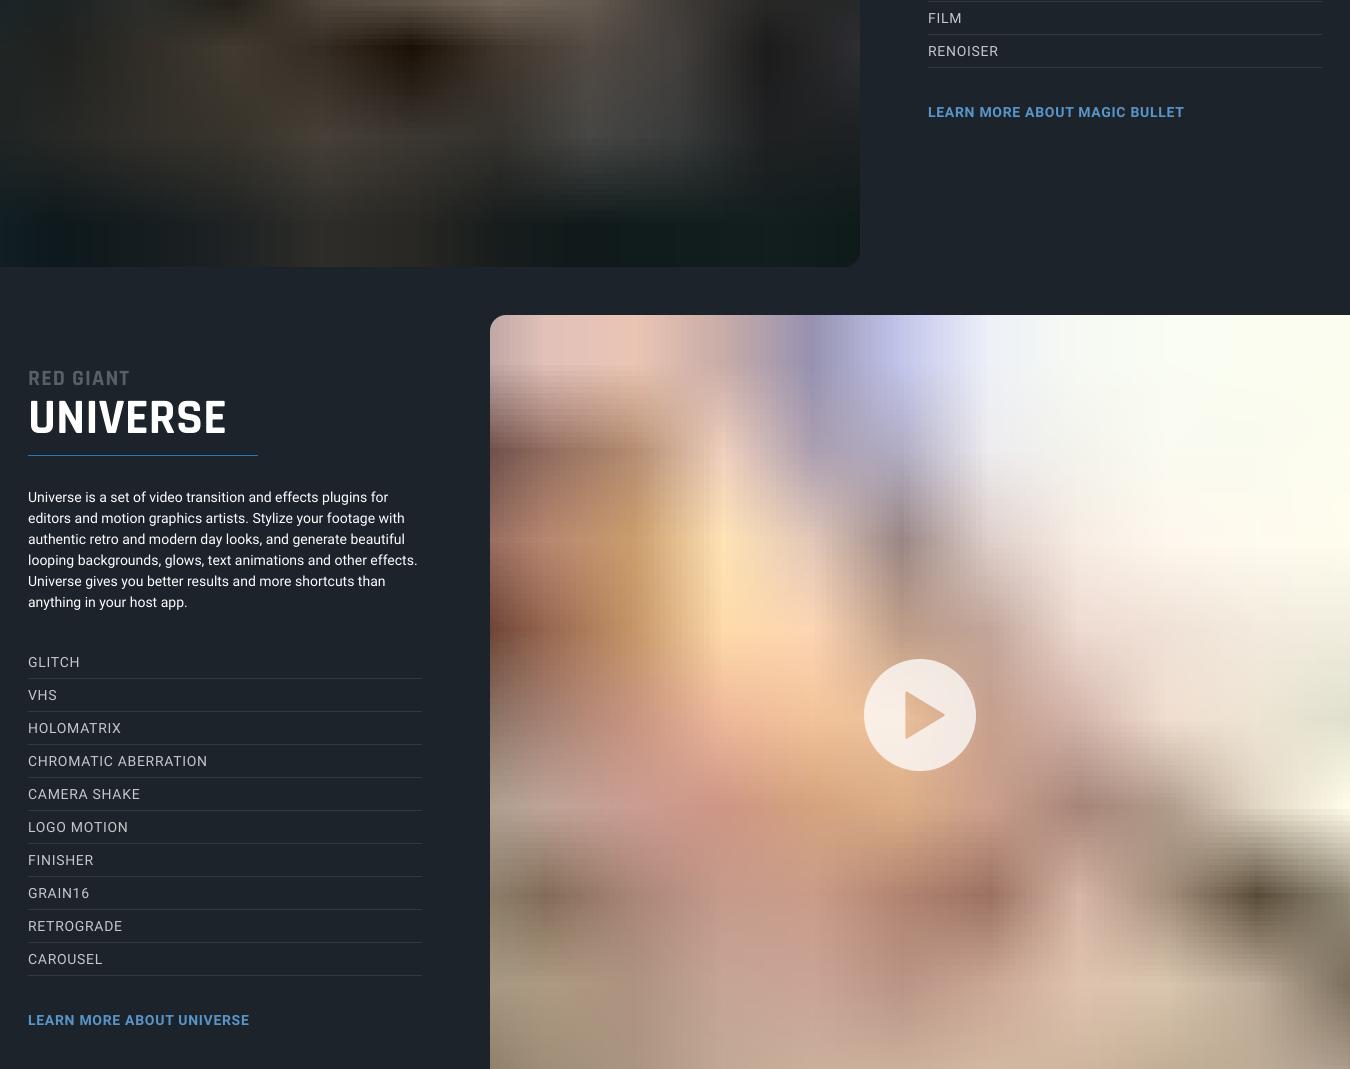 Image resolution: width=1350 pixels, height=1069 pixels. Describe the element at coordinates (943, 18) in the screenshot. I see `'Film'` at that location.